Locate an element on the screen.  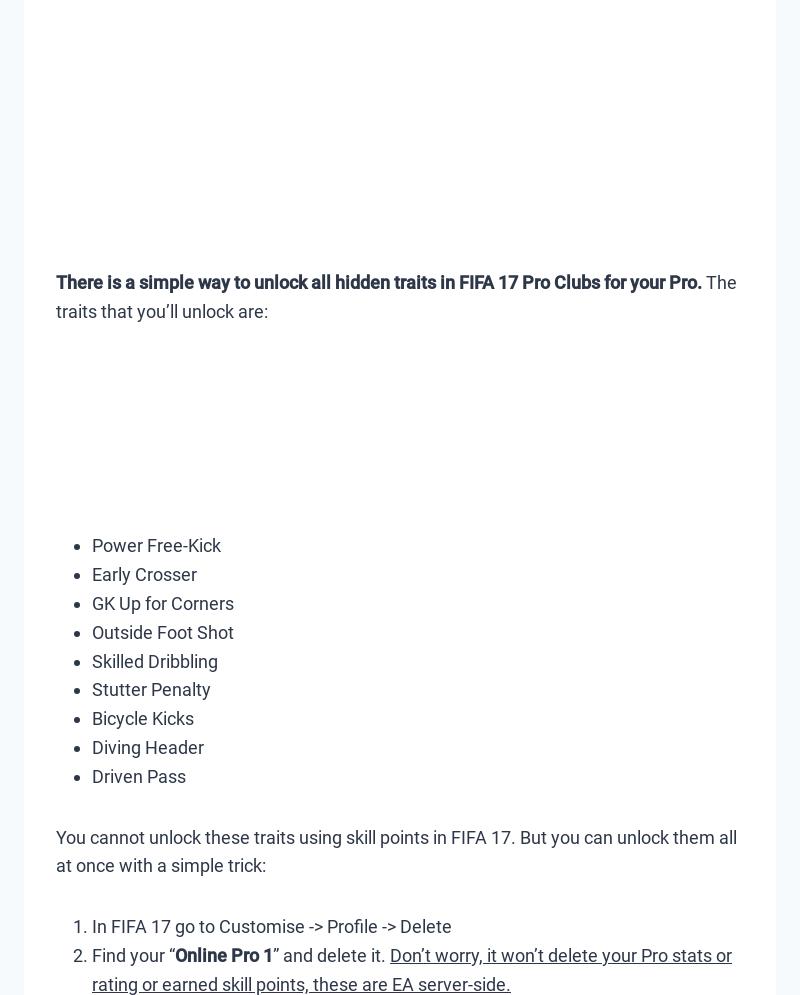
'Diving Header' is located at coordinates (148, 745).